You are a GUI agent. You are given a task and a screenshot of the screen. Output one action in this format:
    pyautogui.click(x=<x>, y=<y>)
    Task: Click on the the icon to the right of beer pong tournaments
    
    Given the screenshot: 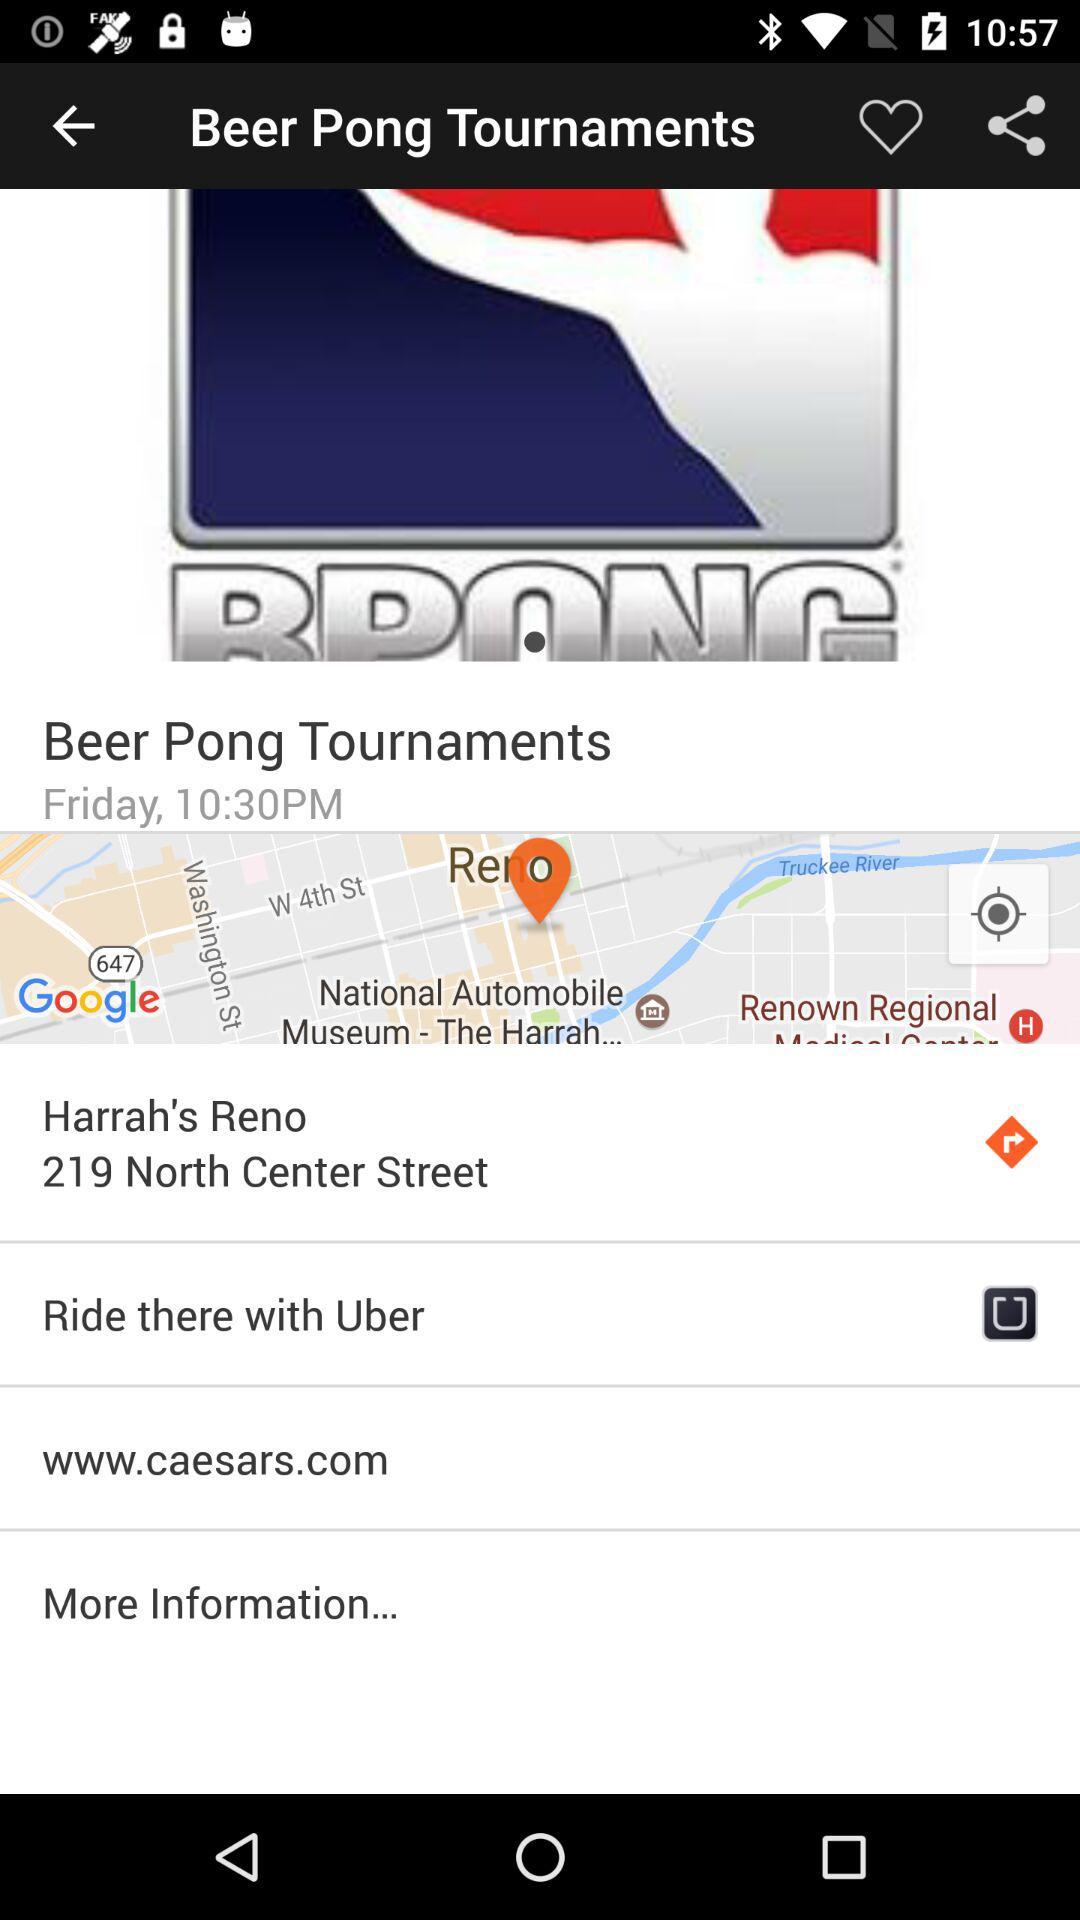 What is the action you would take?
    pyautogui.click(x=890, y=124)
    